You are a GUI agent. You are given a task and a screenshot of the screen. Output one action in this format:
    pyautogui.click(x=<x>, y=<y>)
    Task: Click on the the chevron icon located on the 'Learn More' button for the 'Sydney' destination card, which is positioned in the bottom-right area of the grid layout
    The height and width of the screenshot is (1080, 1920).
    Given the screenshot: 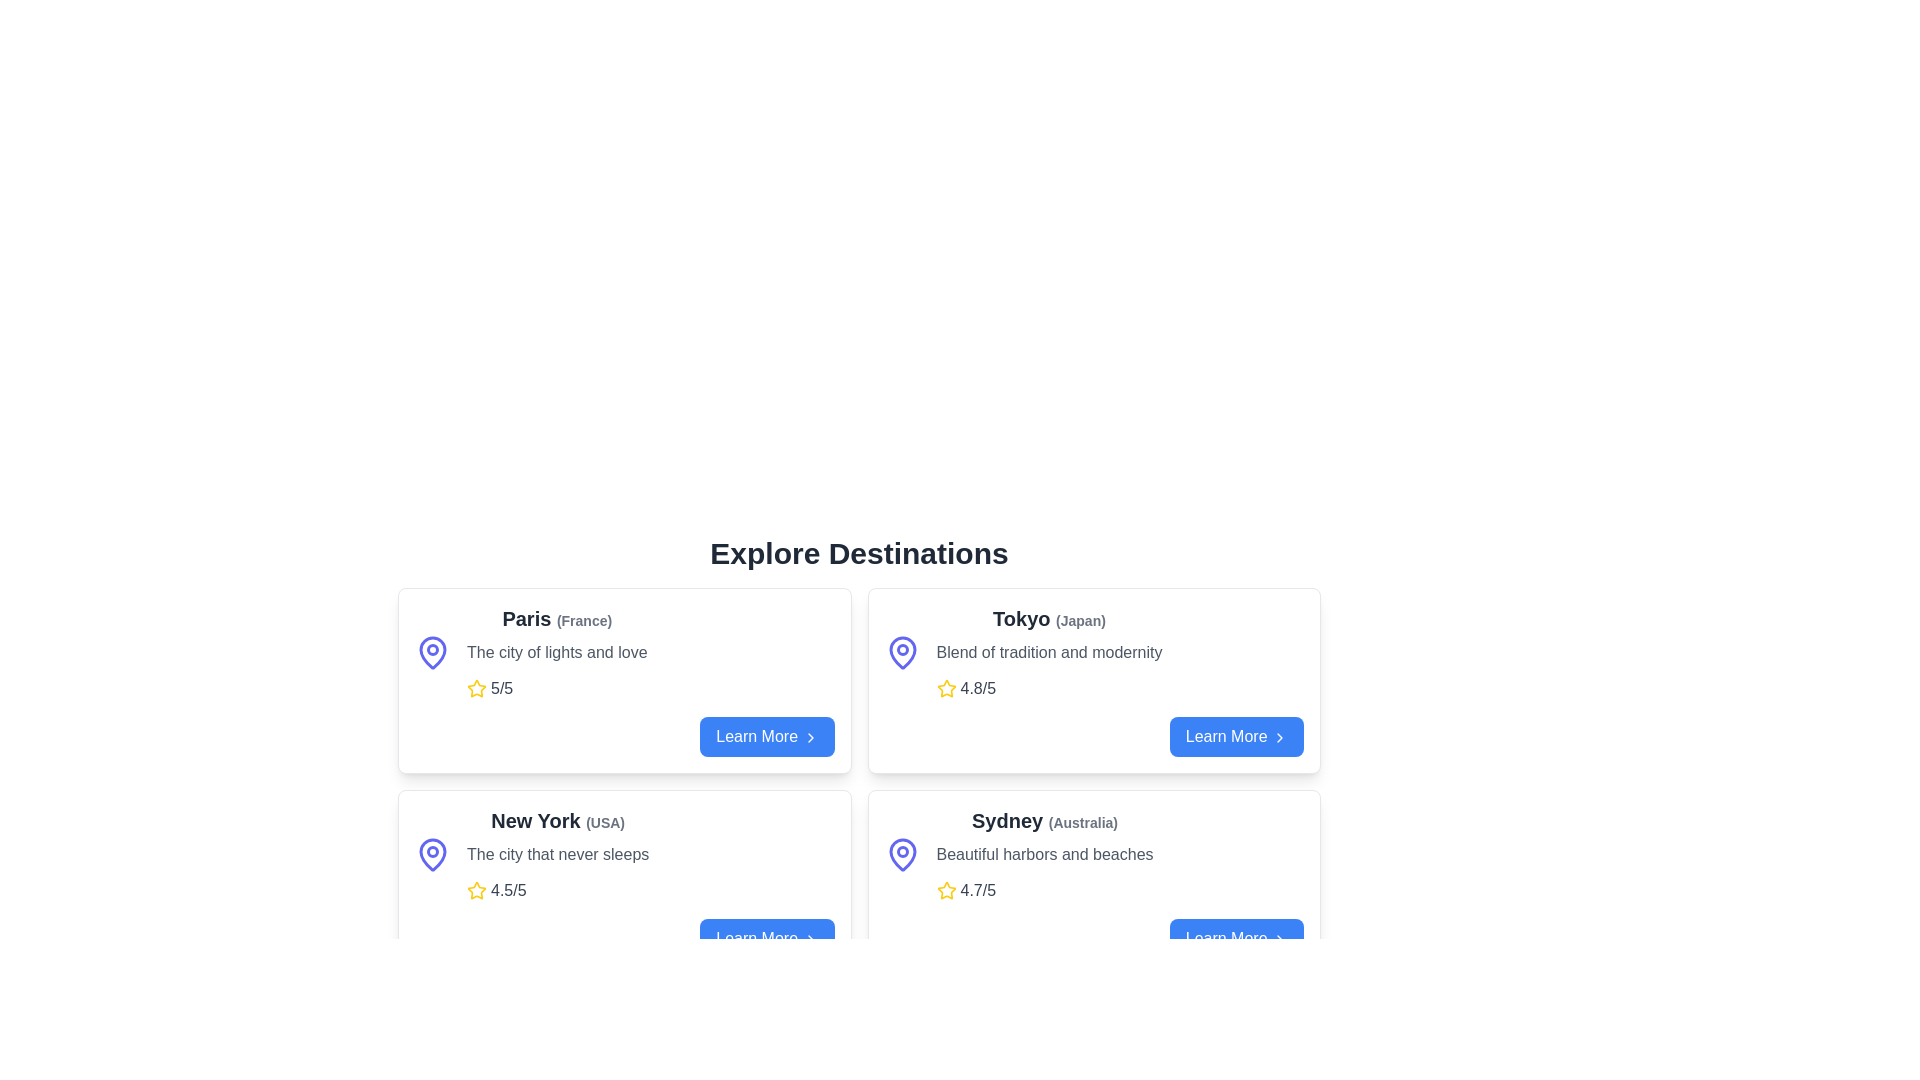 What is the action you would take?
    pyautogui.click(x=1280, y=938)
    